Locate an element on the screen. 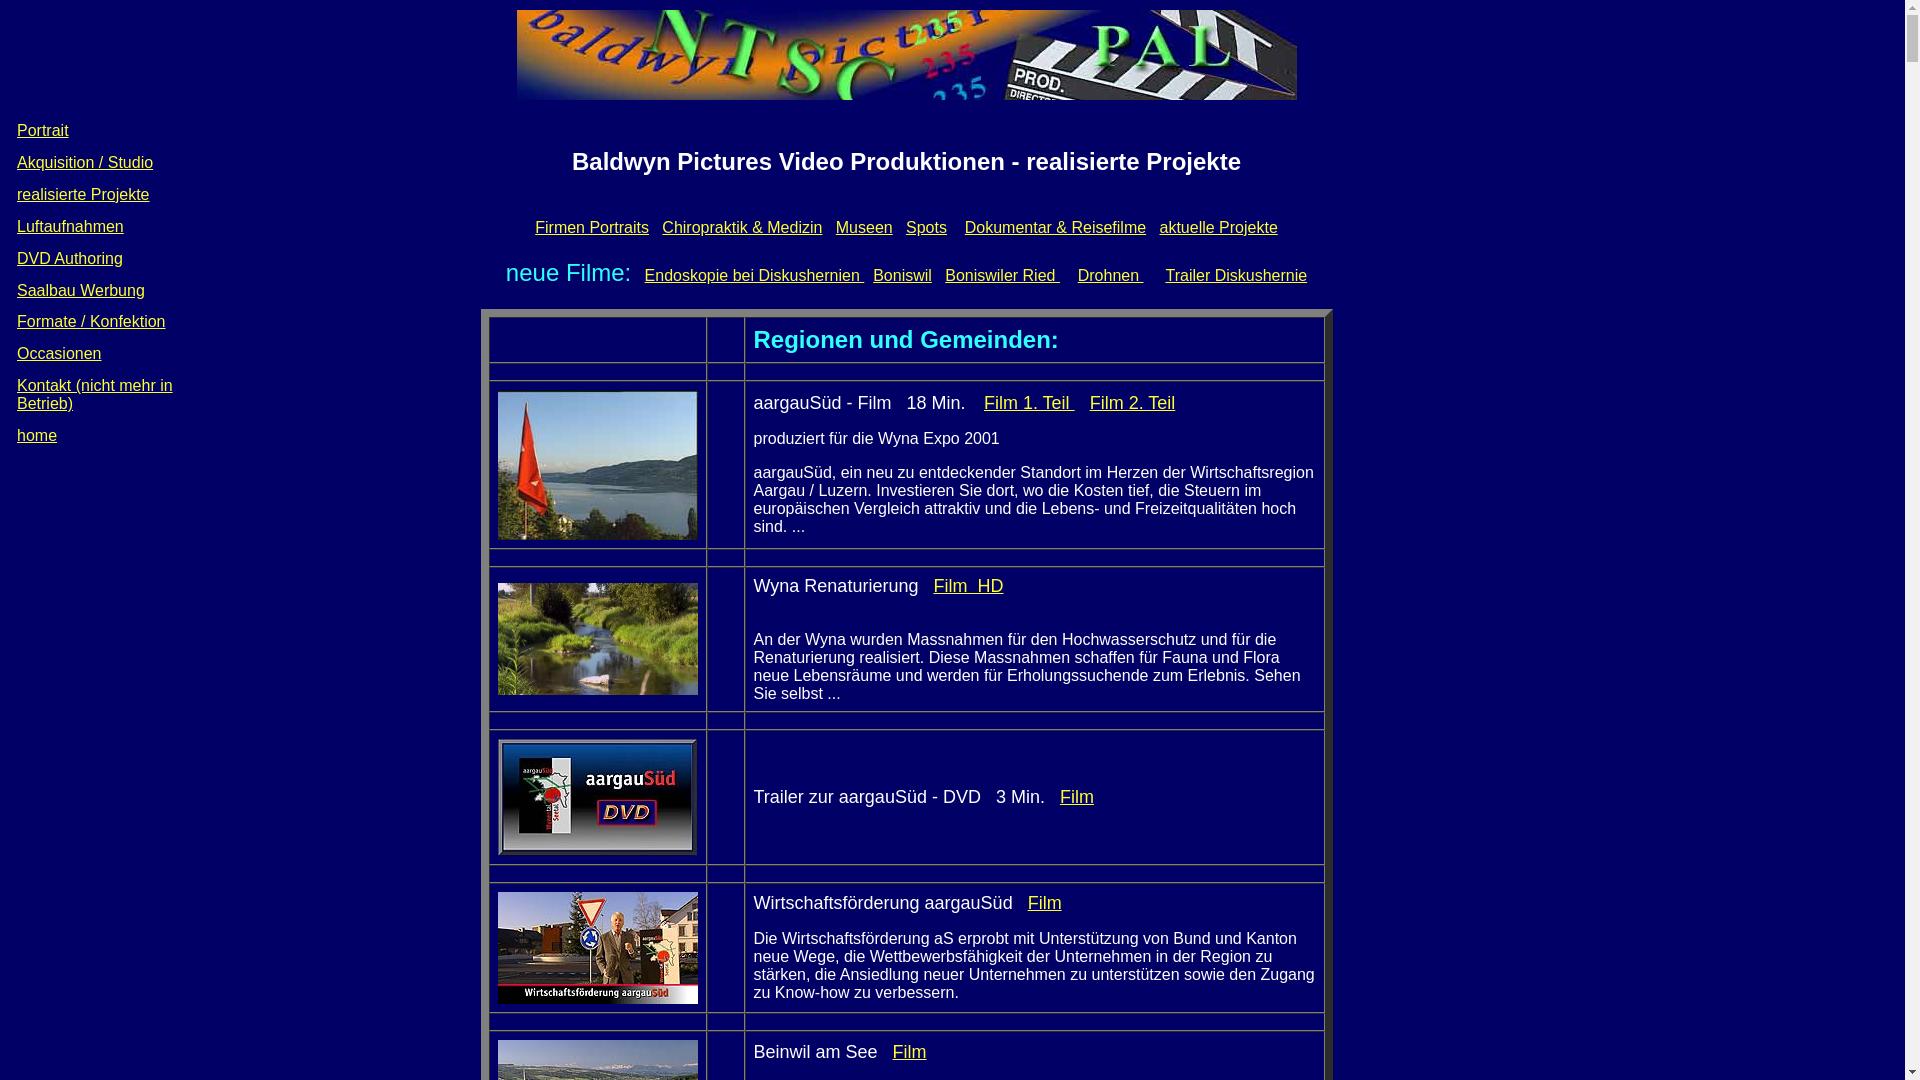  'Endoskopie bei Diskushernien ' is located at coordinates (753, 275).